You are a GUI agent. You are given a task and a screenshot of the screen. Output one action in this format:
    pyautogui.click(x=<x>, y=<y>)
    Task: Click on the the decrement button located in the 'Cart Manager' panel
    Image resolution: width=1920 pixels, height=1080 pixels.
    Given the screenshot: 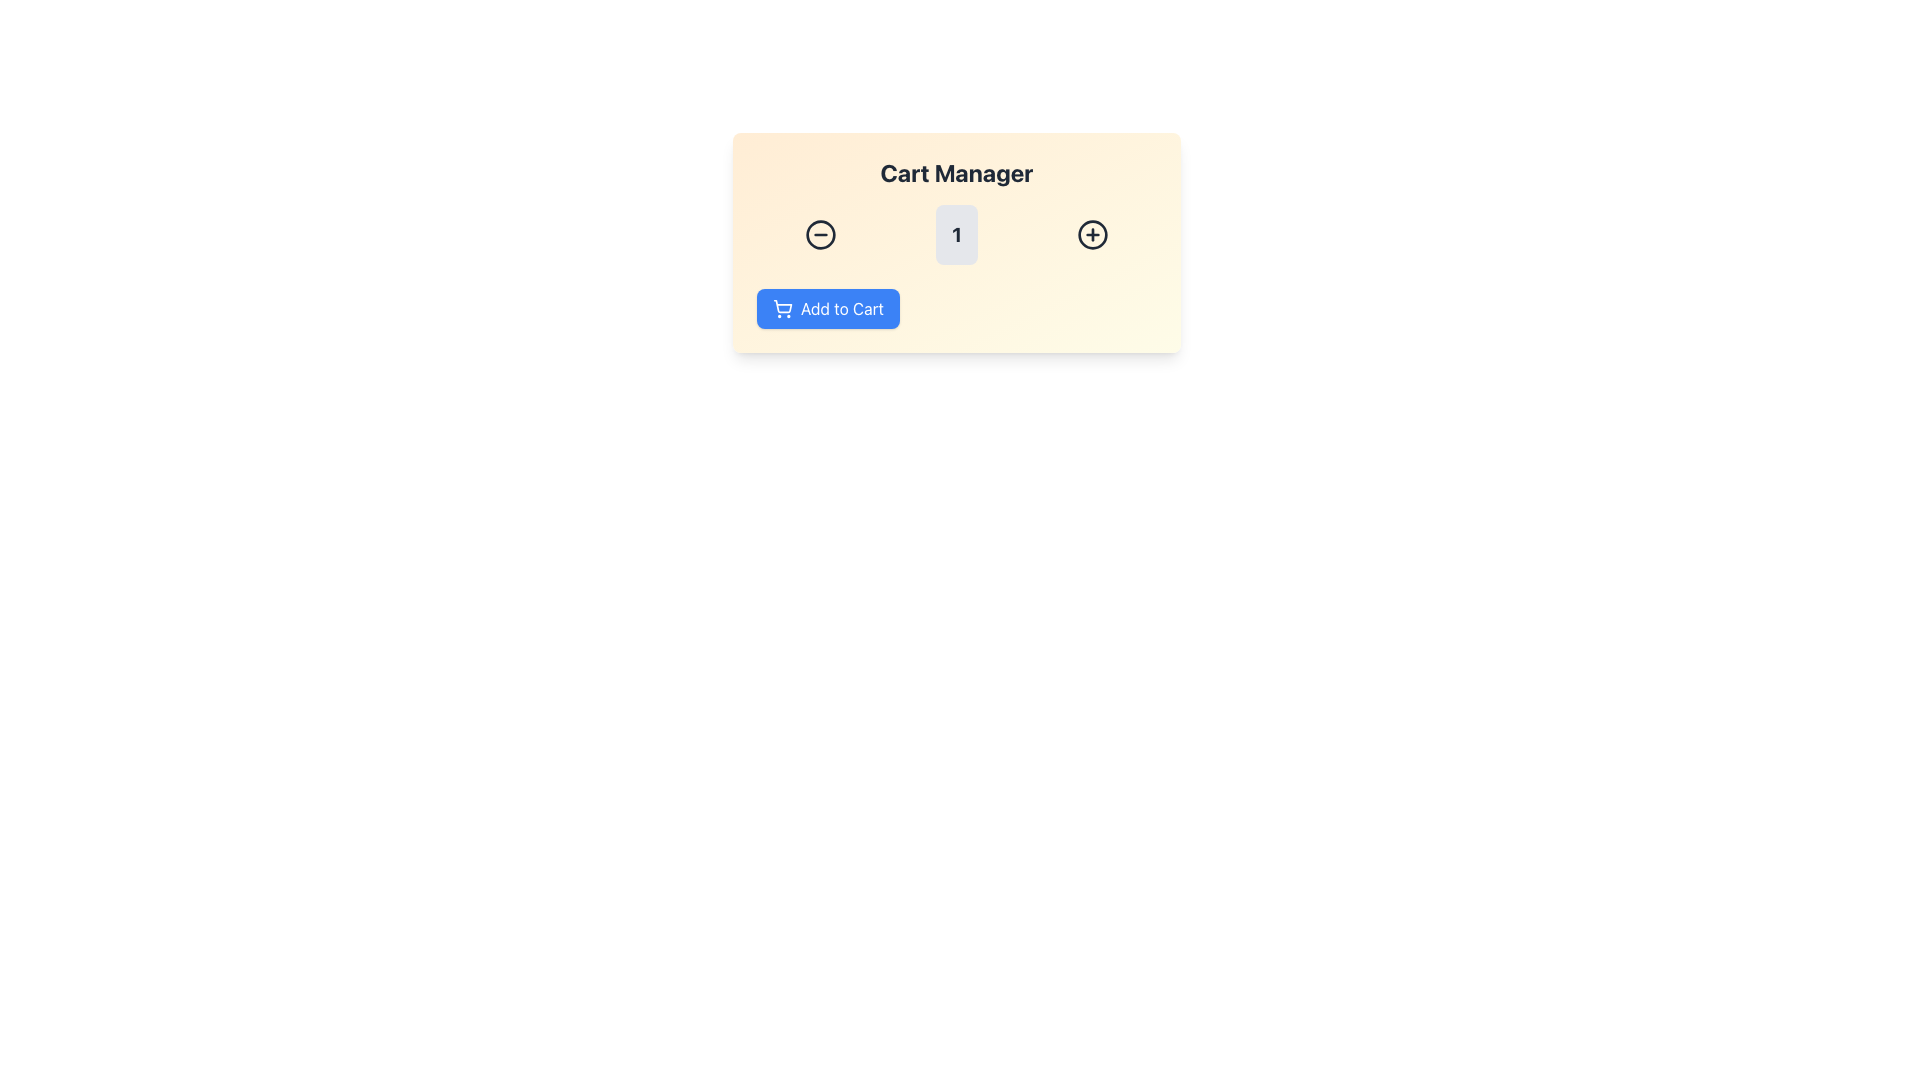 What is the action you would take?
    pyautogui.click(x=820, y=234)
    